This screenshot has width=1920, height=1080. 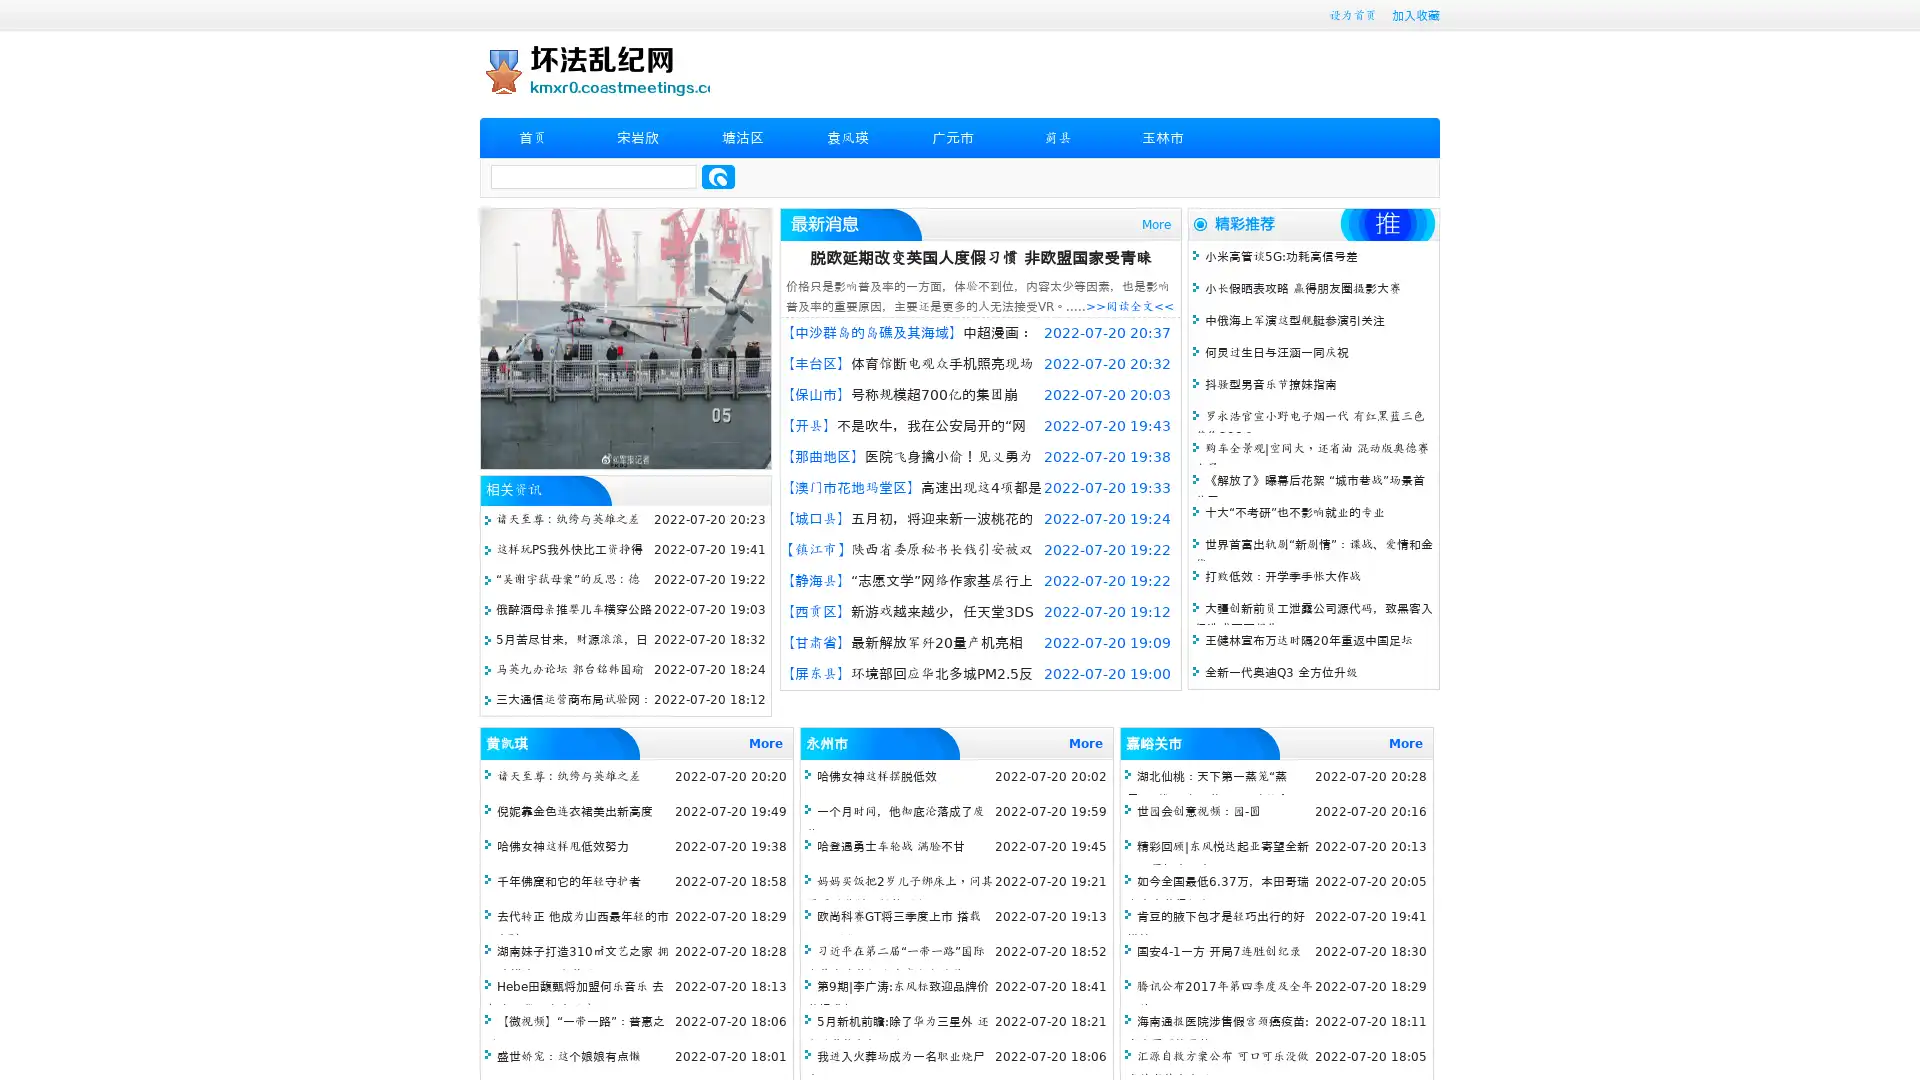 I want to click on Search, so click(x=718, y=176).